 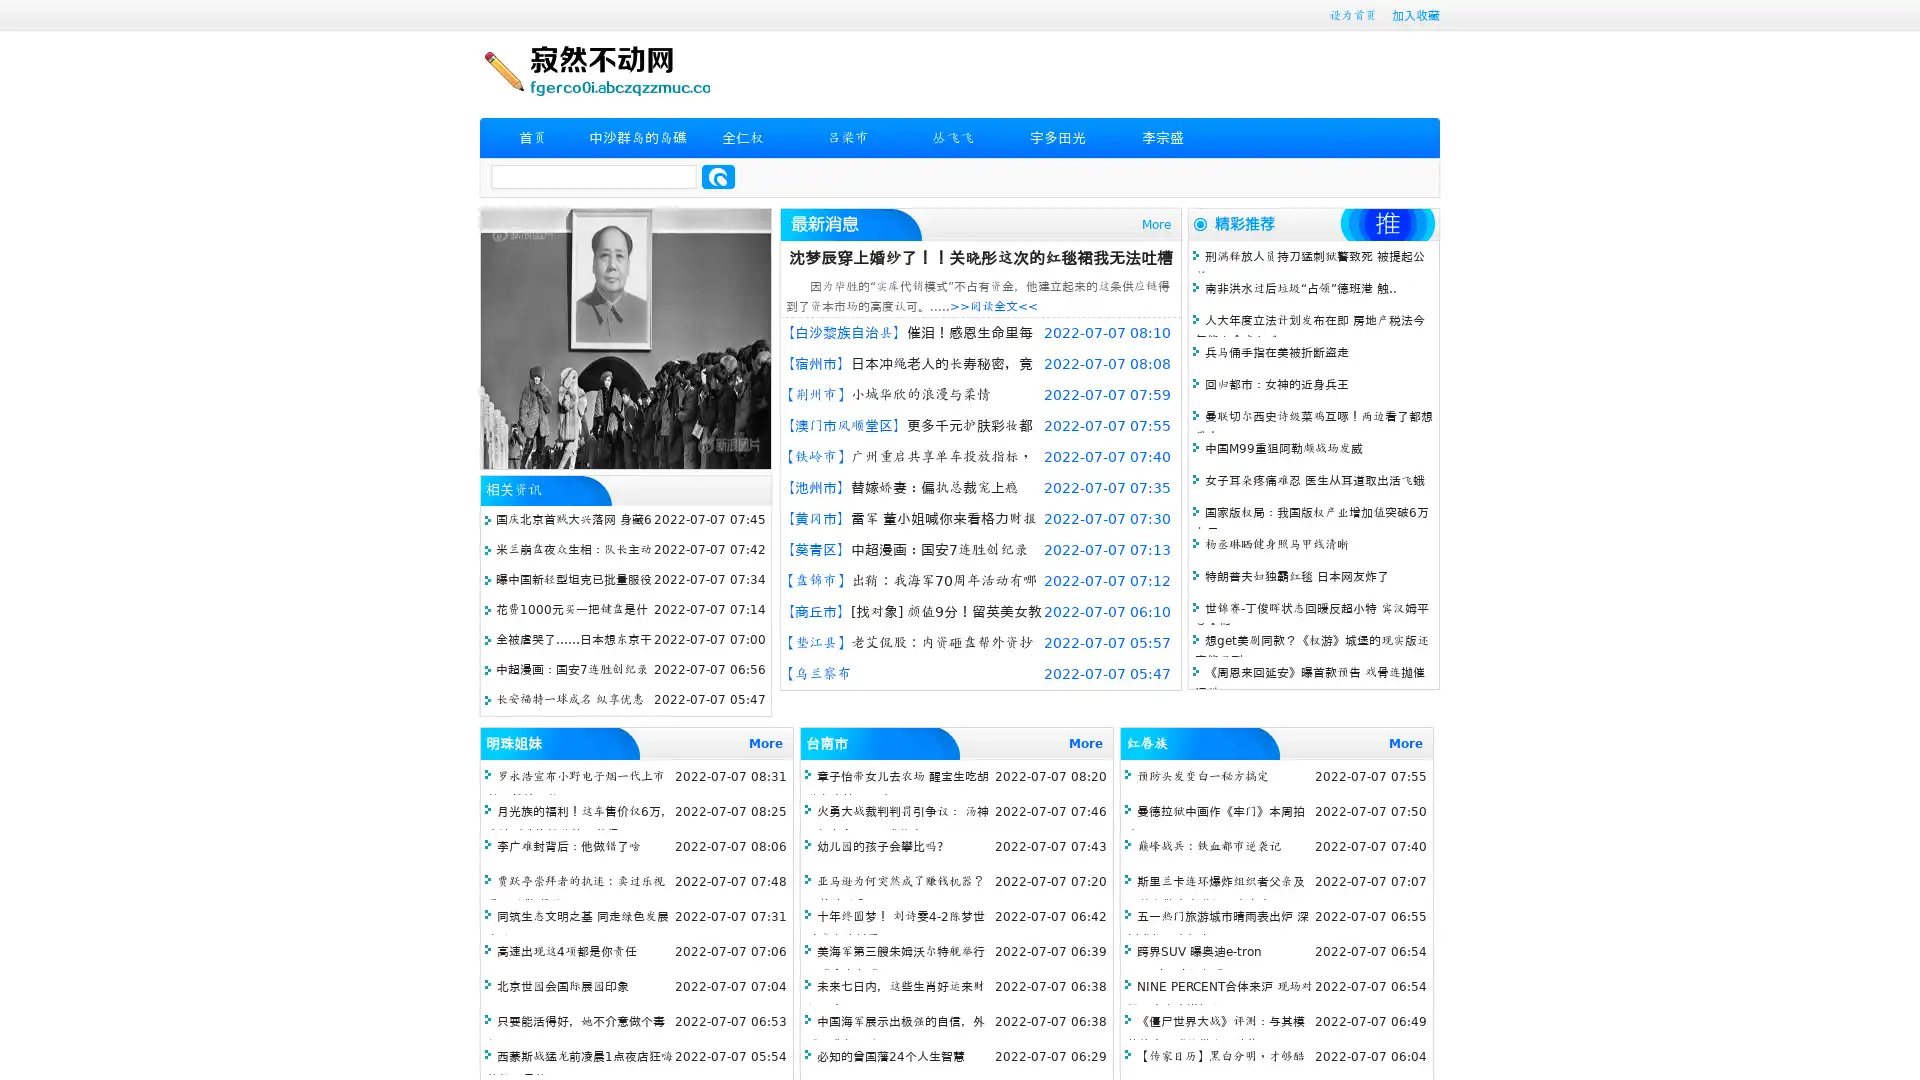 I want to click on Search, so click(x=718, y=176).